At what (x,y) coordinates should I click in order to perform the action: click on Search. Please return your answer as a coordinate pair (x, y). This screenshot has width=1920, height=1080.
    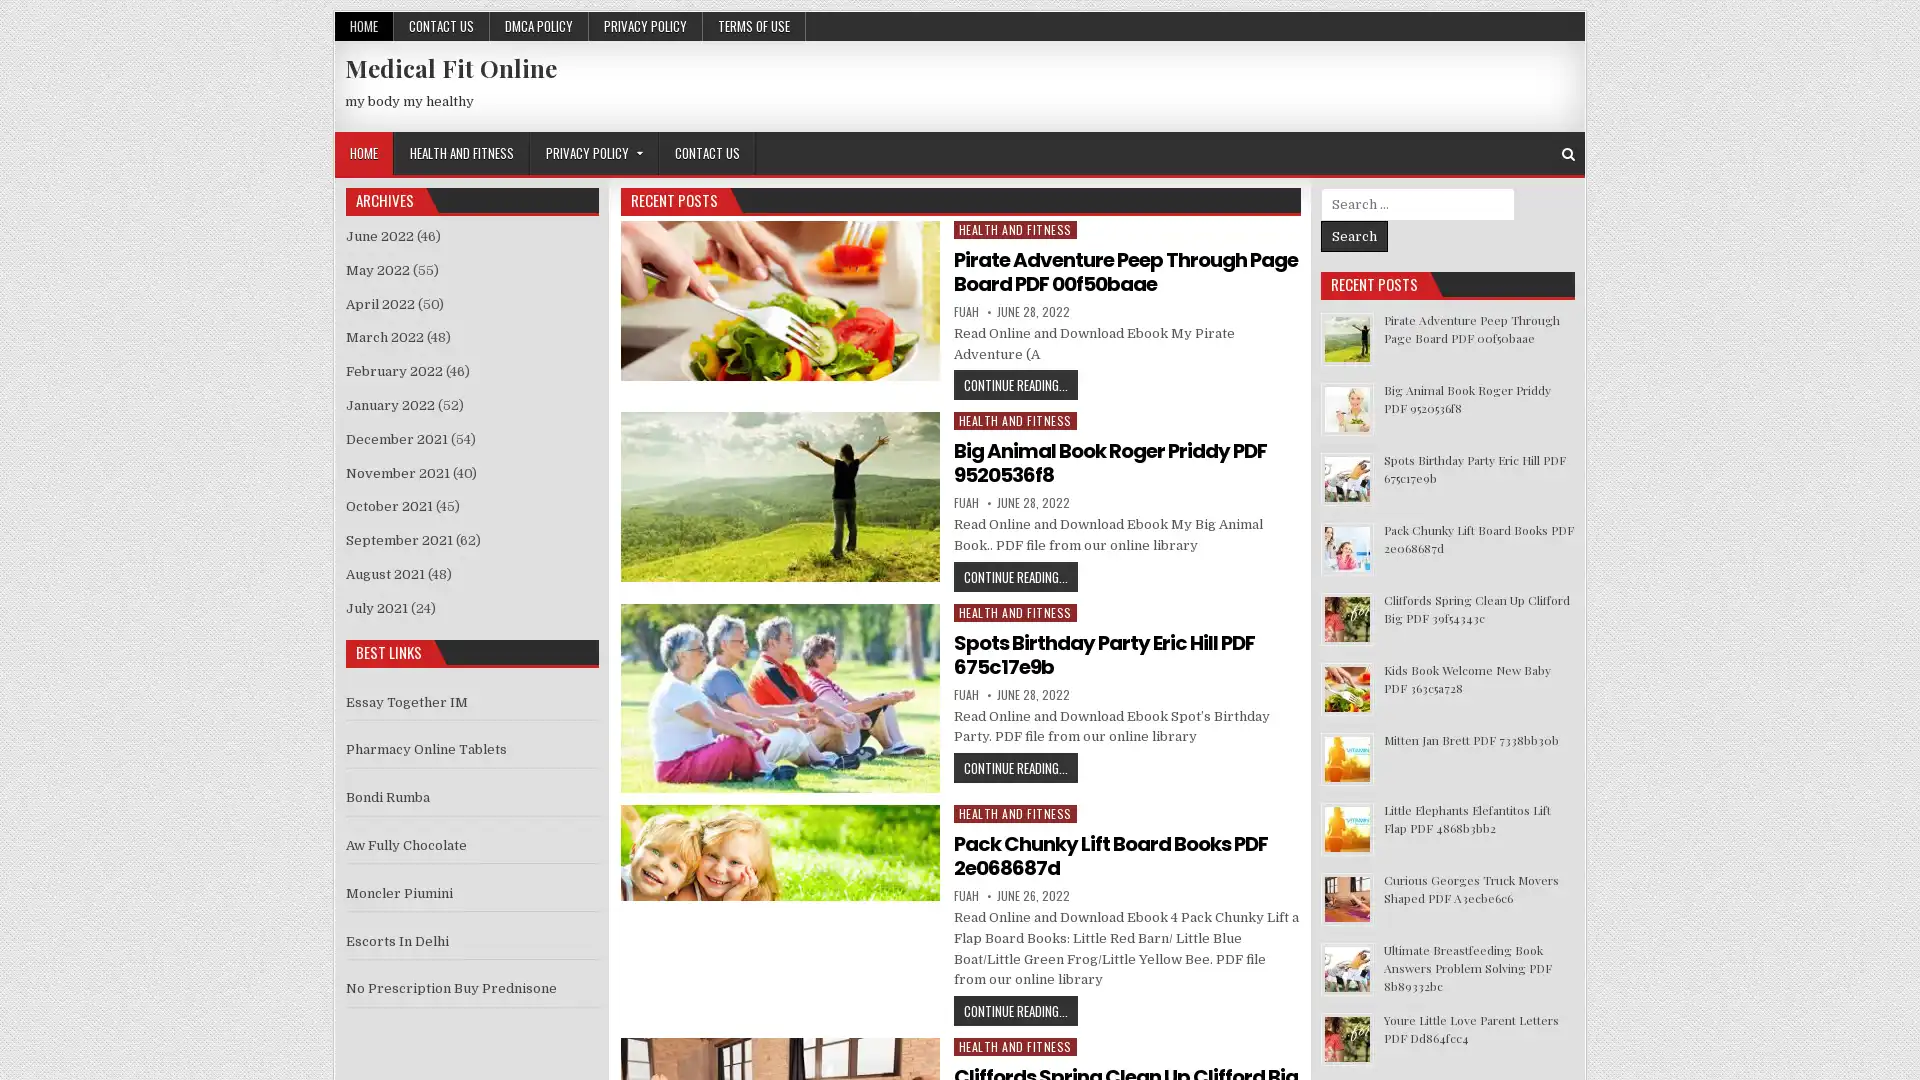
    Looking at the image, I should click on (1354, 235).